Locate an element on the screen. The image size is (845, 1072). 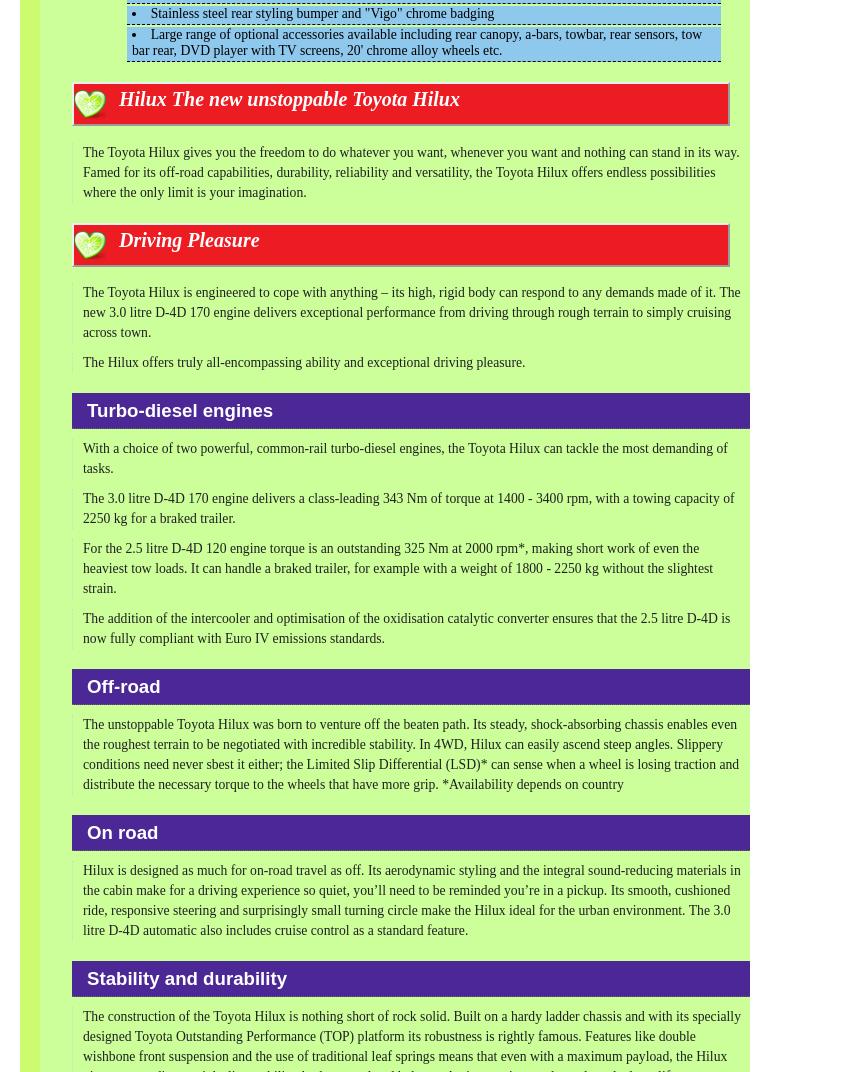
'The new unstoppable Toyota Hilux' is located at coordinates (312, 97).